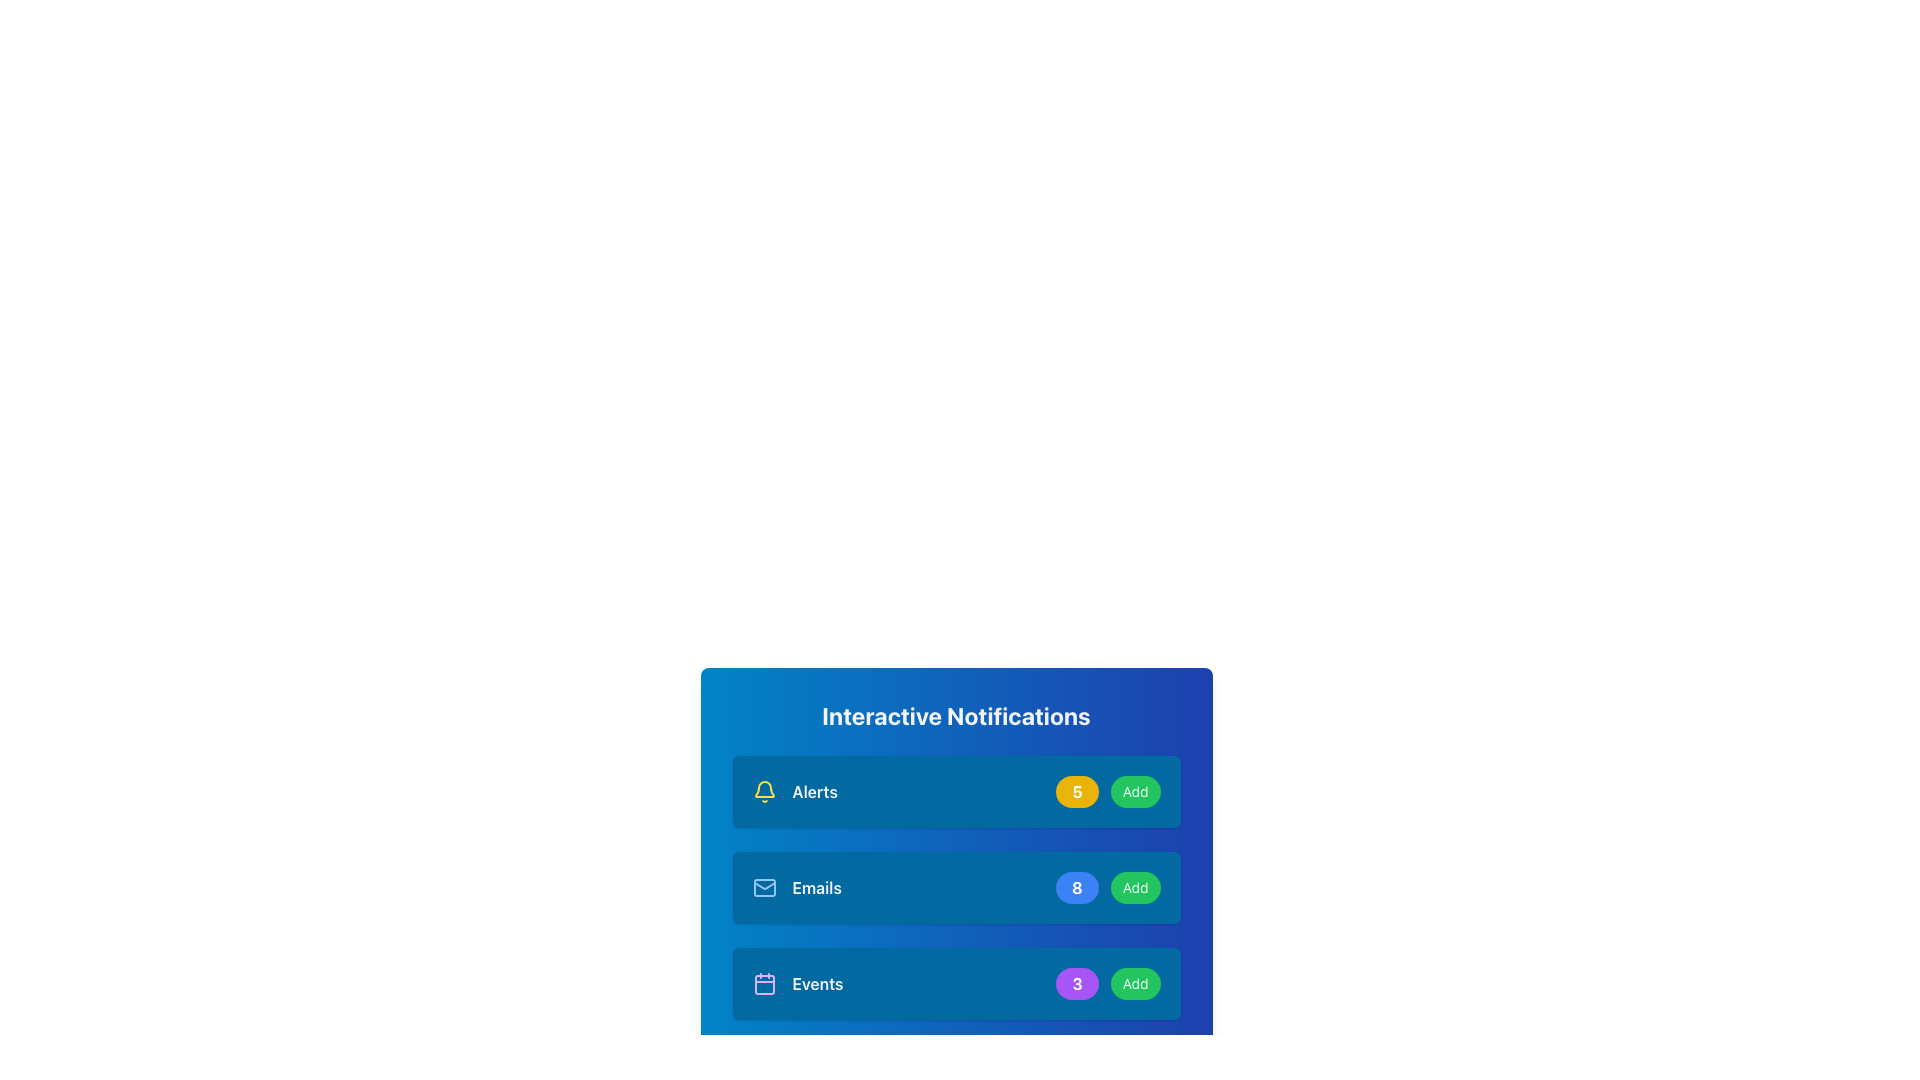 This screenshot has width=1920, height=1080. I want to click on badge displaying the number '5' in bold white text, which is part of a composite element containing a yellow badge and a green 'Add' button, located in the top section of the 'Interactive Notifications' interface, so click(1107, 790).